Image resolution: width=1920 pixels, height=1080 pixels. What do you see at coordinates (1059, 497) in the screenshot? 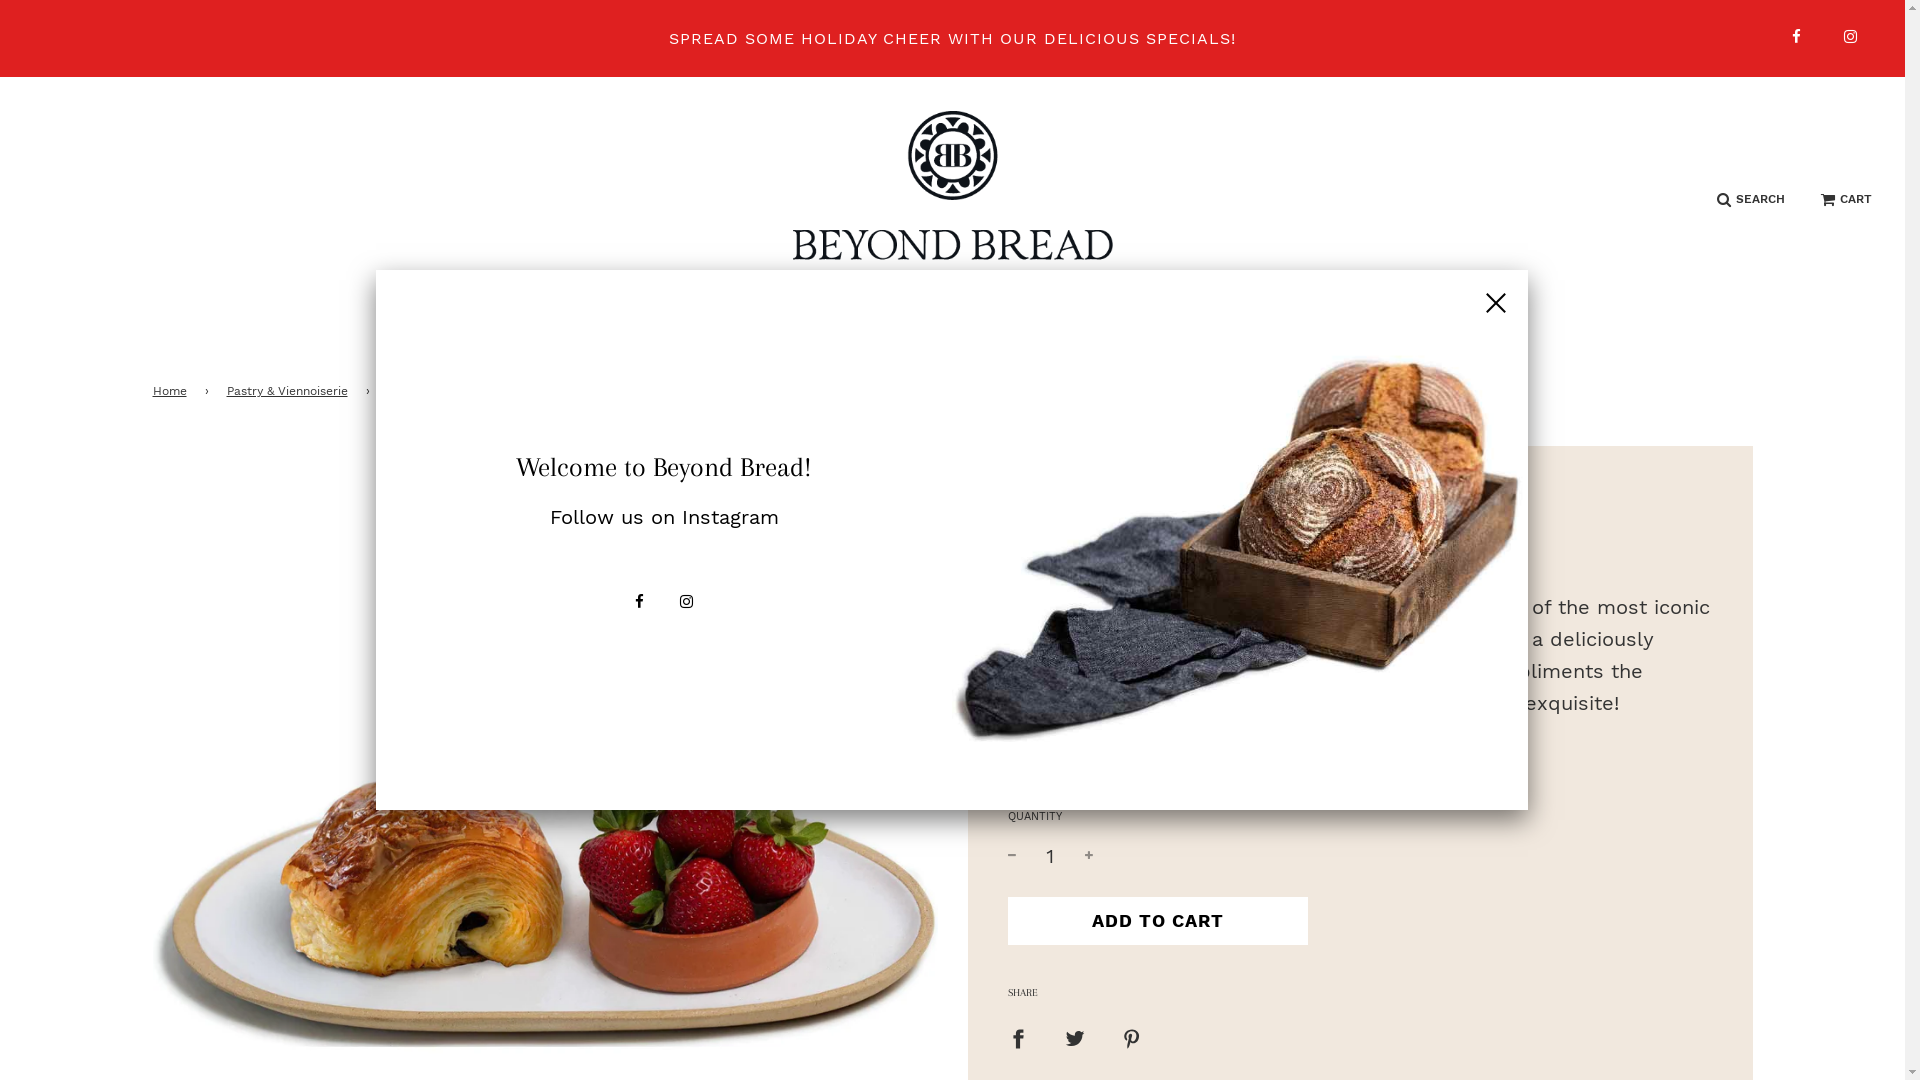
I see `'Beyond Bread'` at bounding box center [1059, 497].